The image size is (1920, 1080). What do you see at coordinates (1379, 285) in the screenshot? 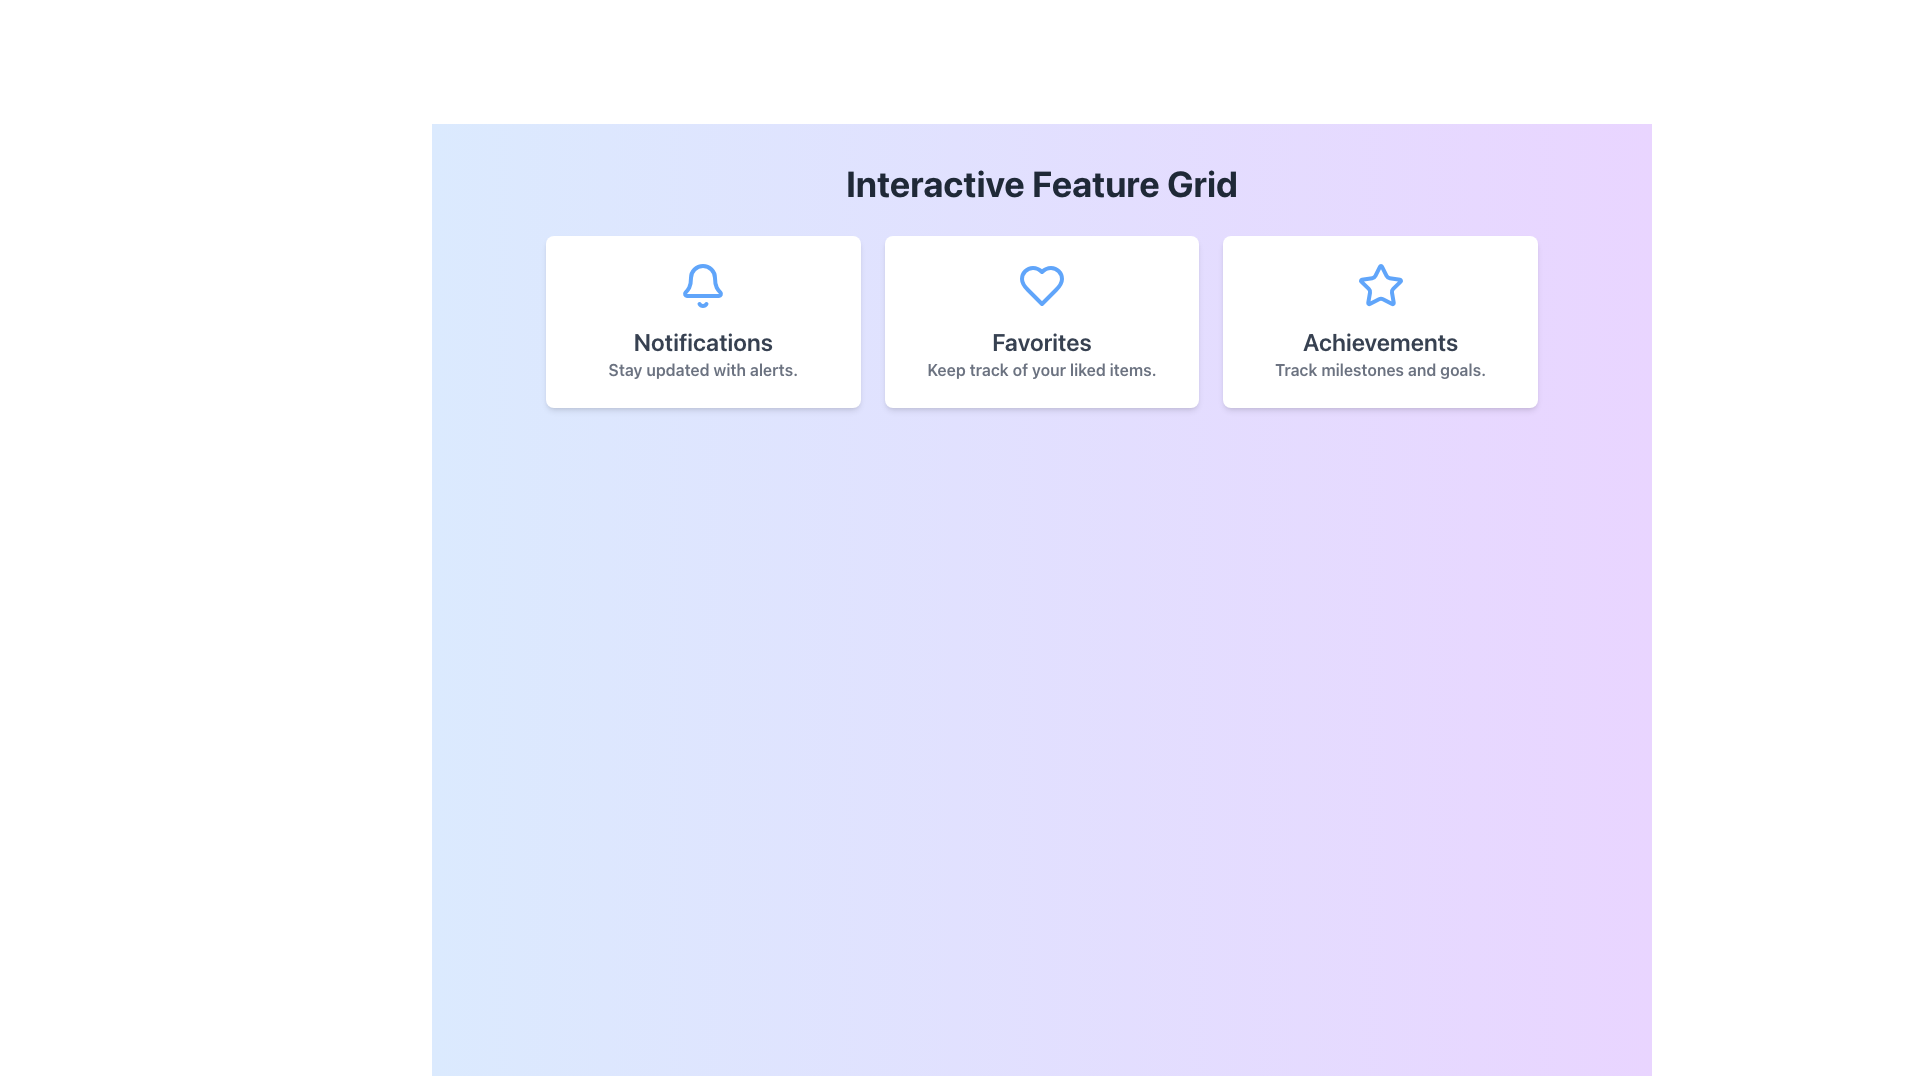
I see `the 'Achievements' icon, which is the top component of the 'Achievements' card, represented by a star symbol, centrally positioned within its card layout` at bounding box center [1379, 285].